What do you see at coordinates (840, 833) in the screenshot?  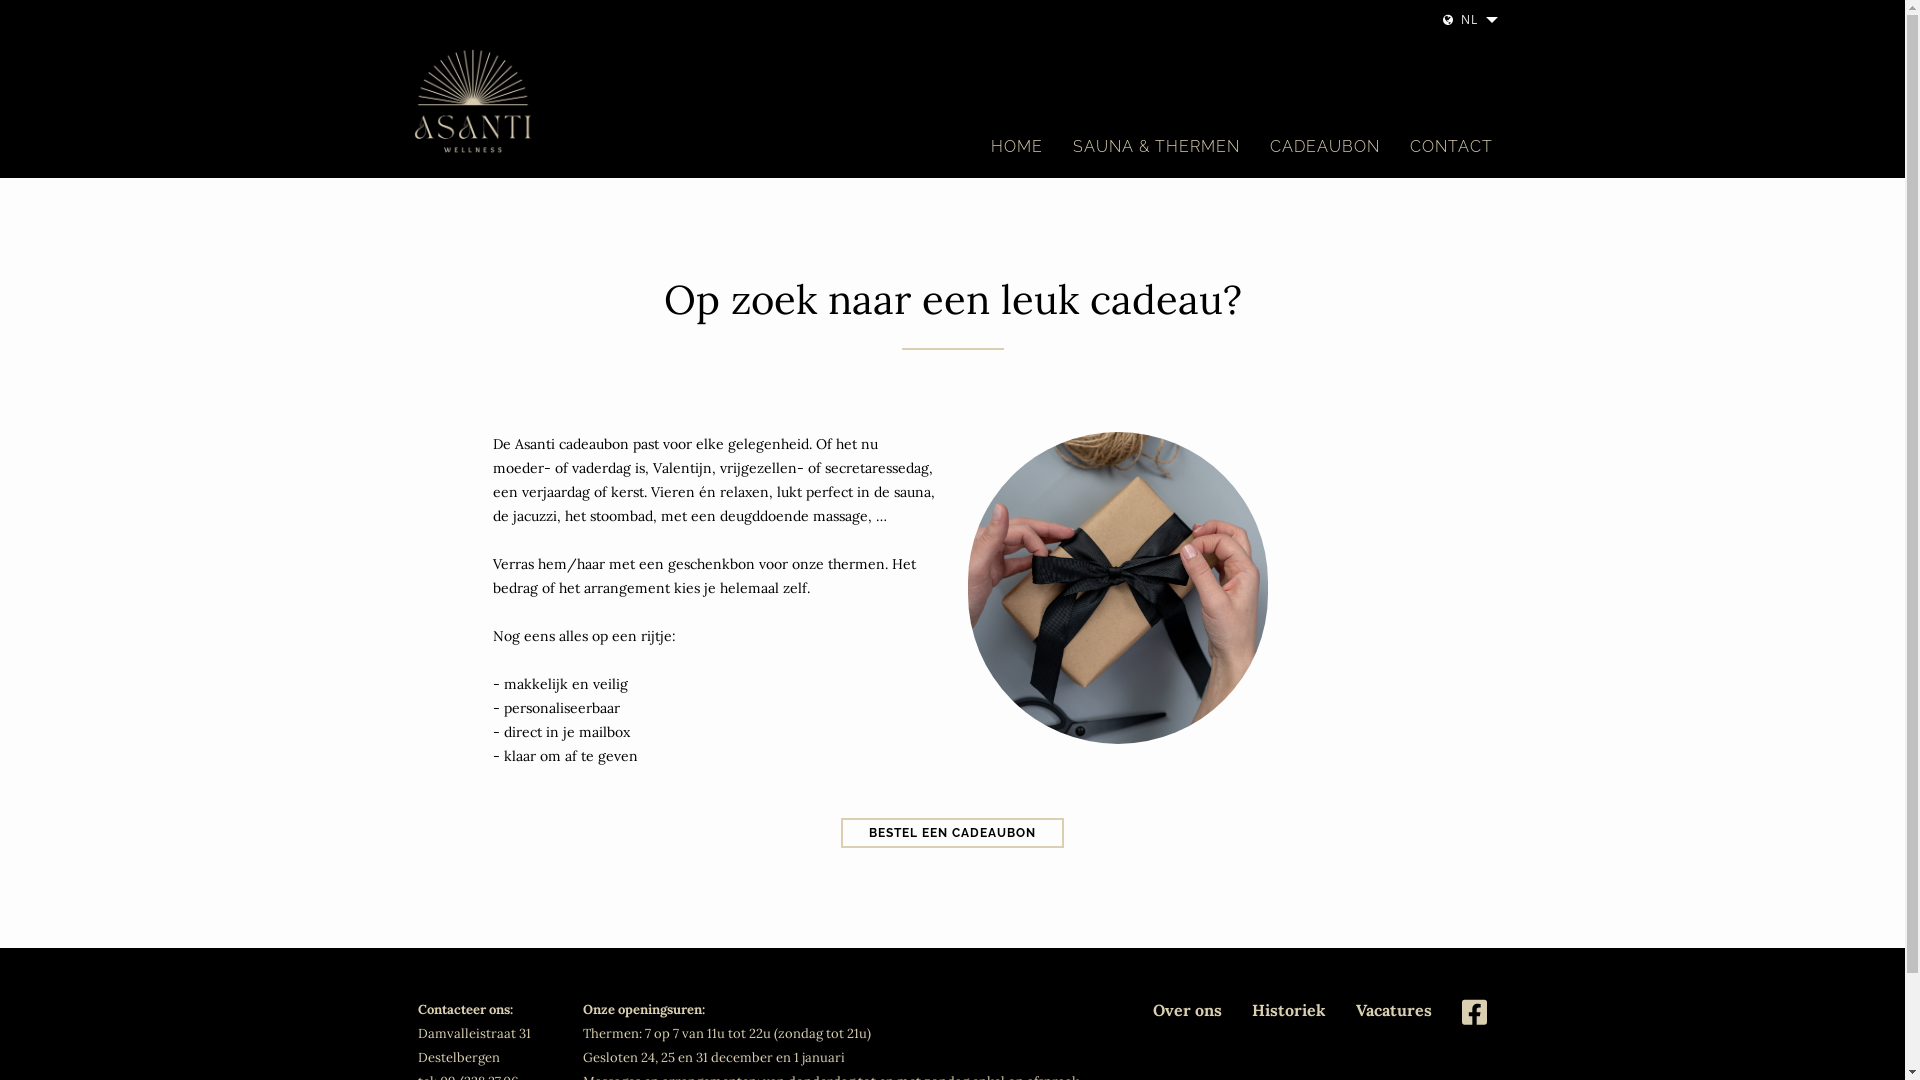 I see `'BESTEL EEN CADEAUBON'` at bounding box center [840, 833].